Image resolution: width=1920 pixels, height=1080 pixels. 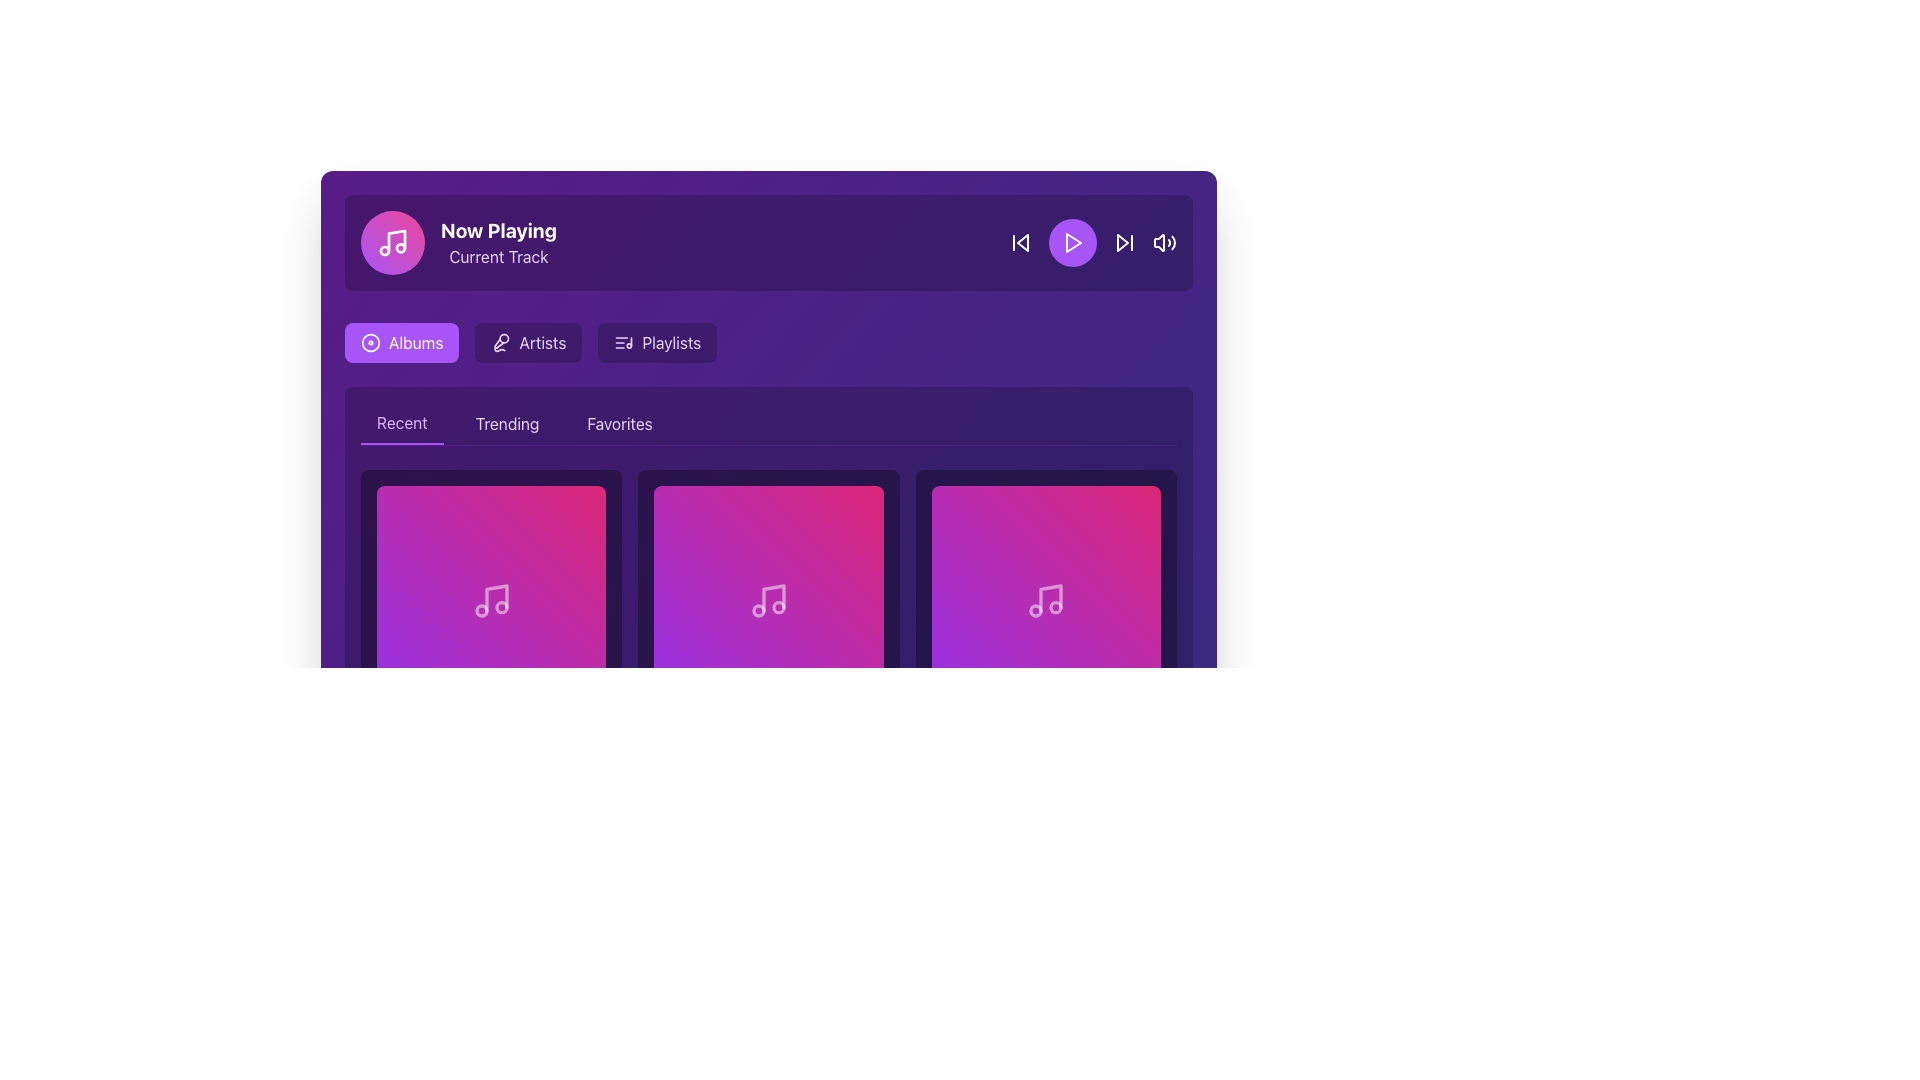 I want to click on the 'Artists' text label within the button group, so click(x=542, y=342).